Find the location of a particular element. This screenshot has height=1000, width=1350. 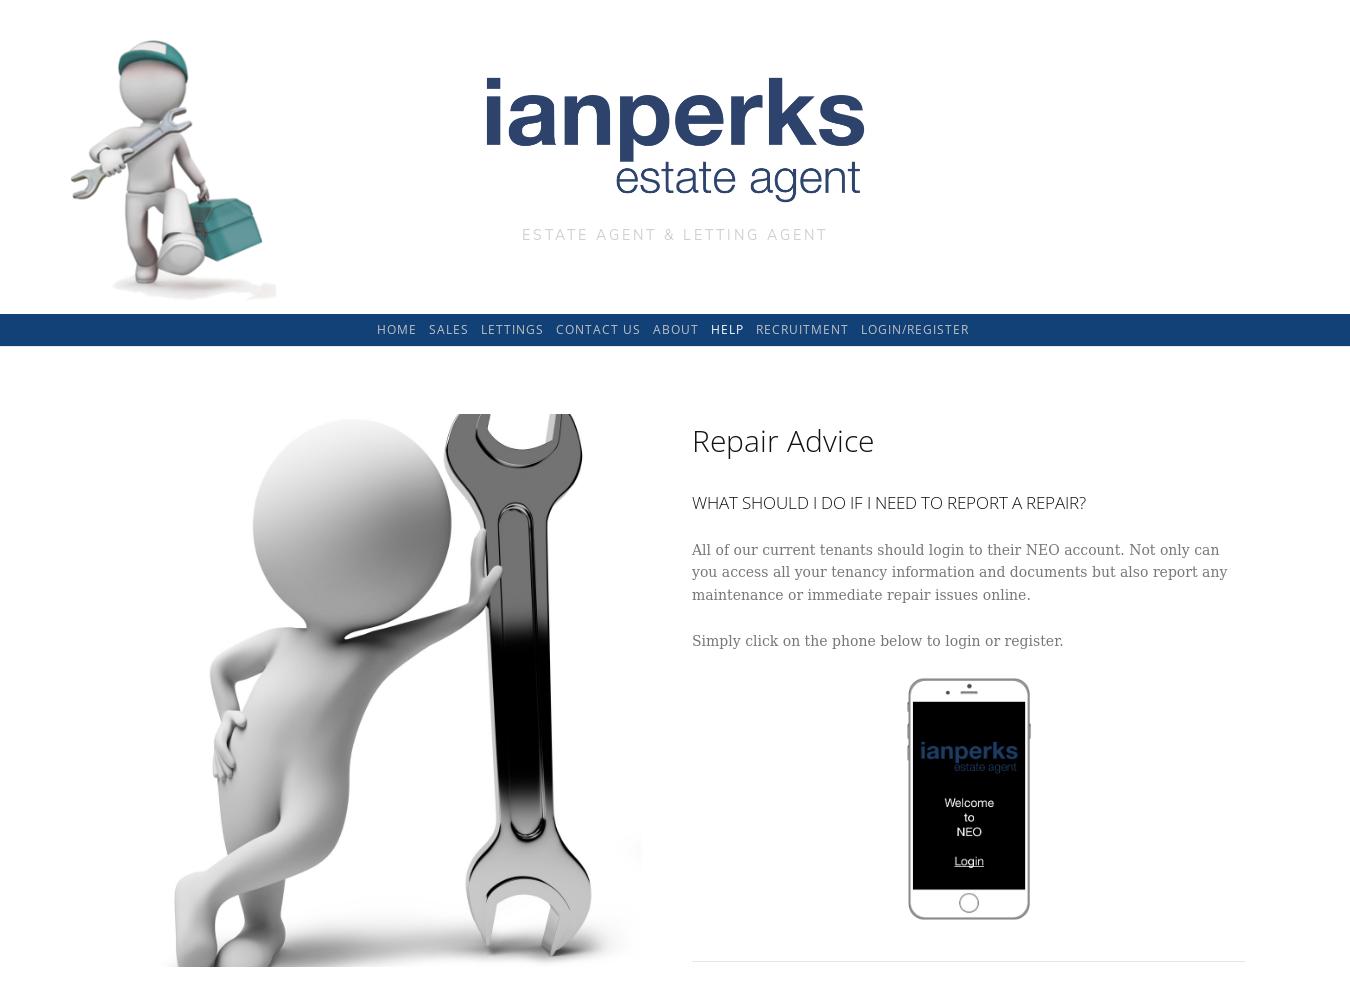

'Lettings' is located at coordinates (479, 327).